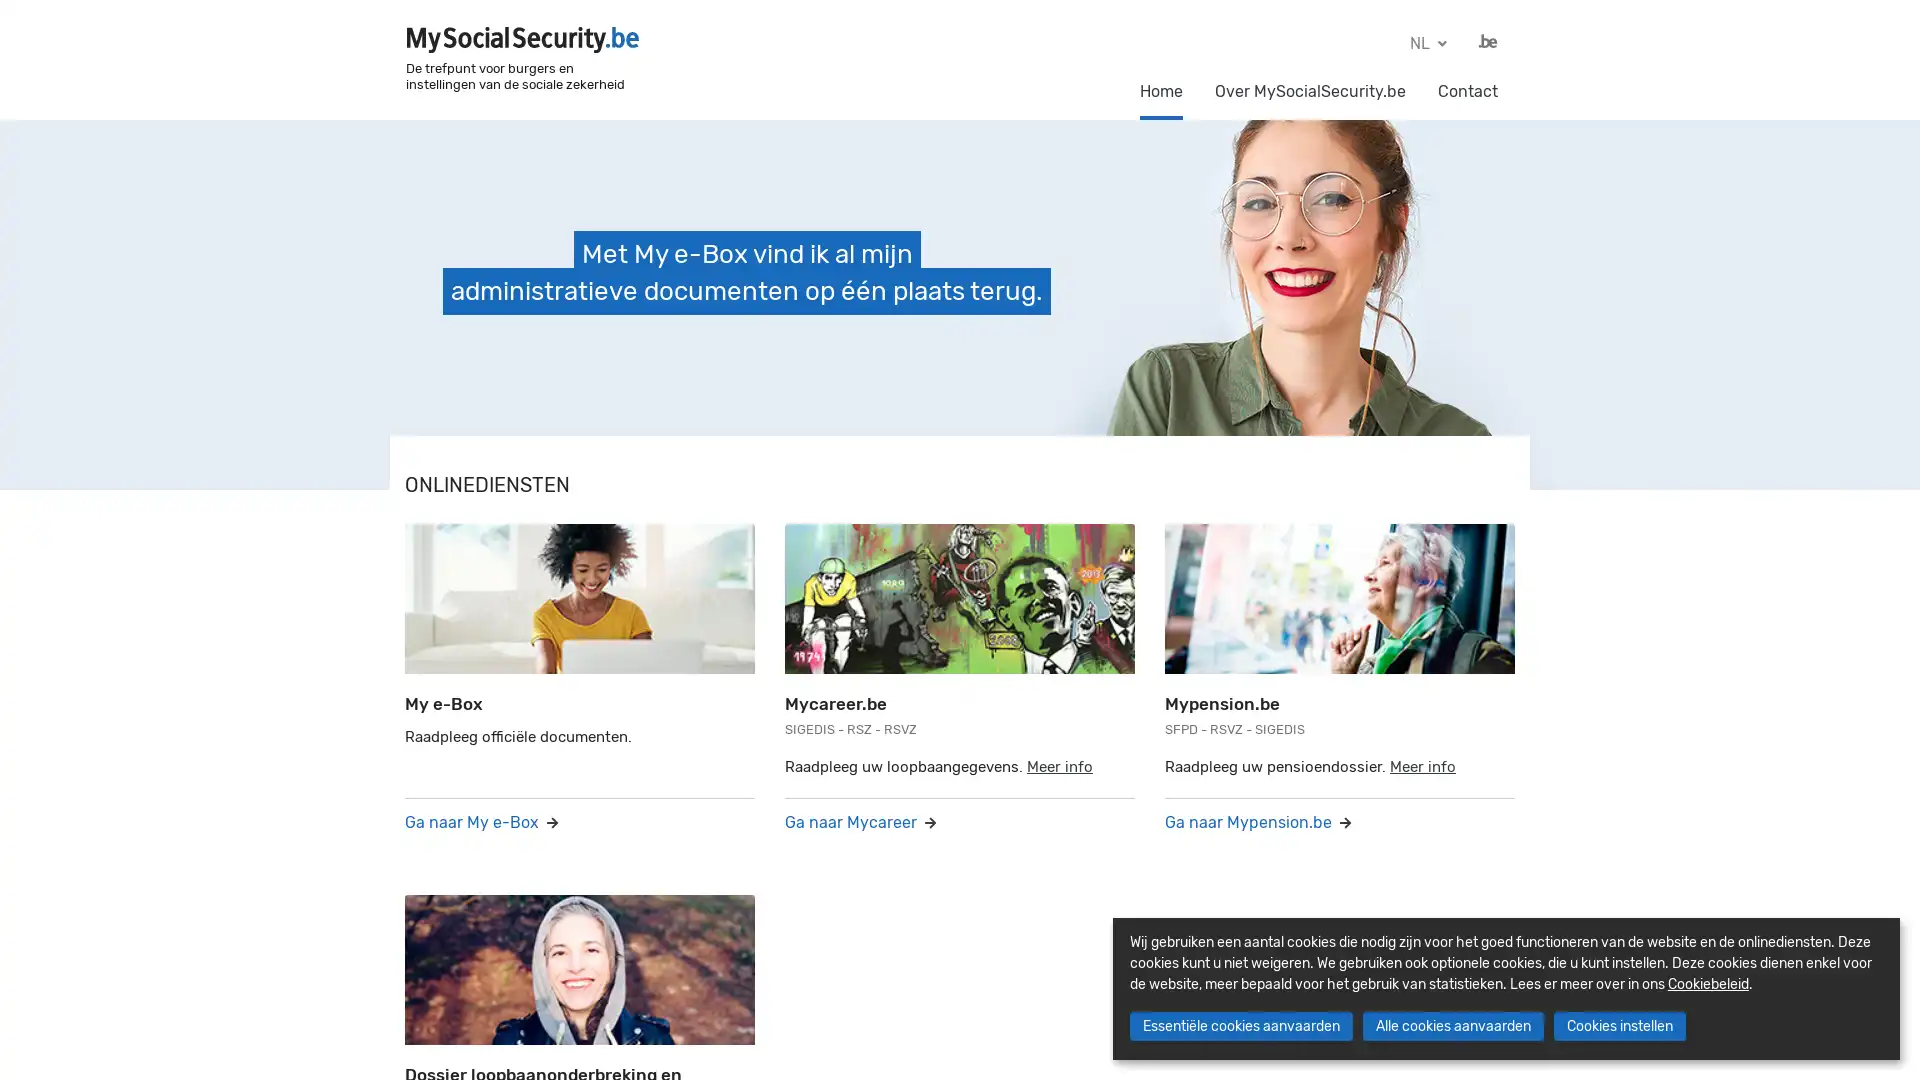  Describe the element at coordinates (1239, 1026) in the screenshot. I see `Essentiele cookies aanvaarden` at that location.